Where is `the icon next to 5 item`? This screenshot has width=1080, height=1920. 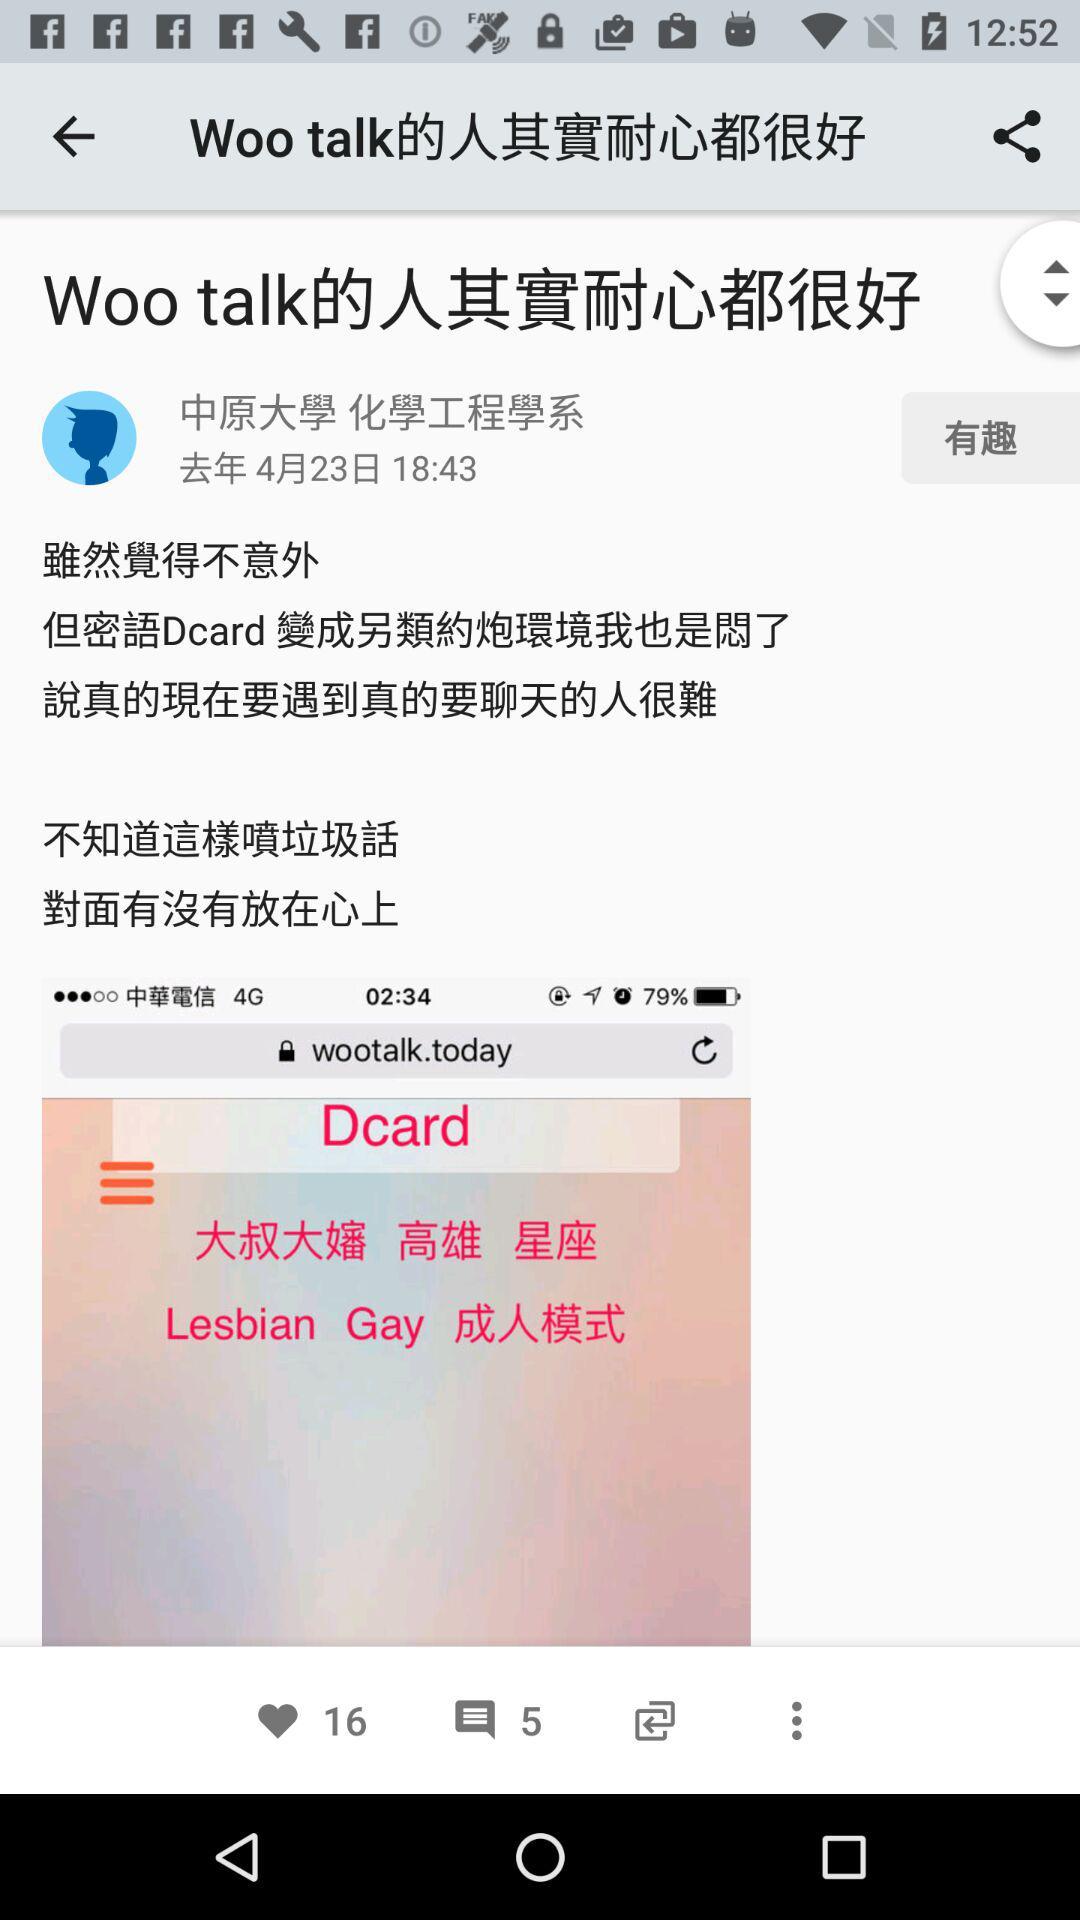
the icon next to 5 item is located at coordinates (655, 1719).